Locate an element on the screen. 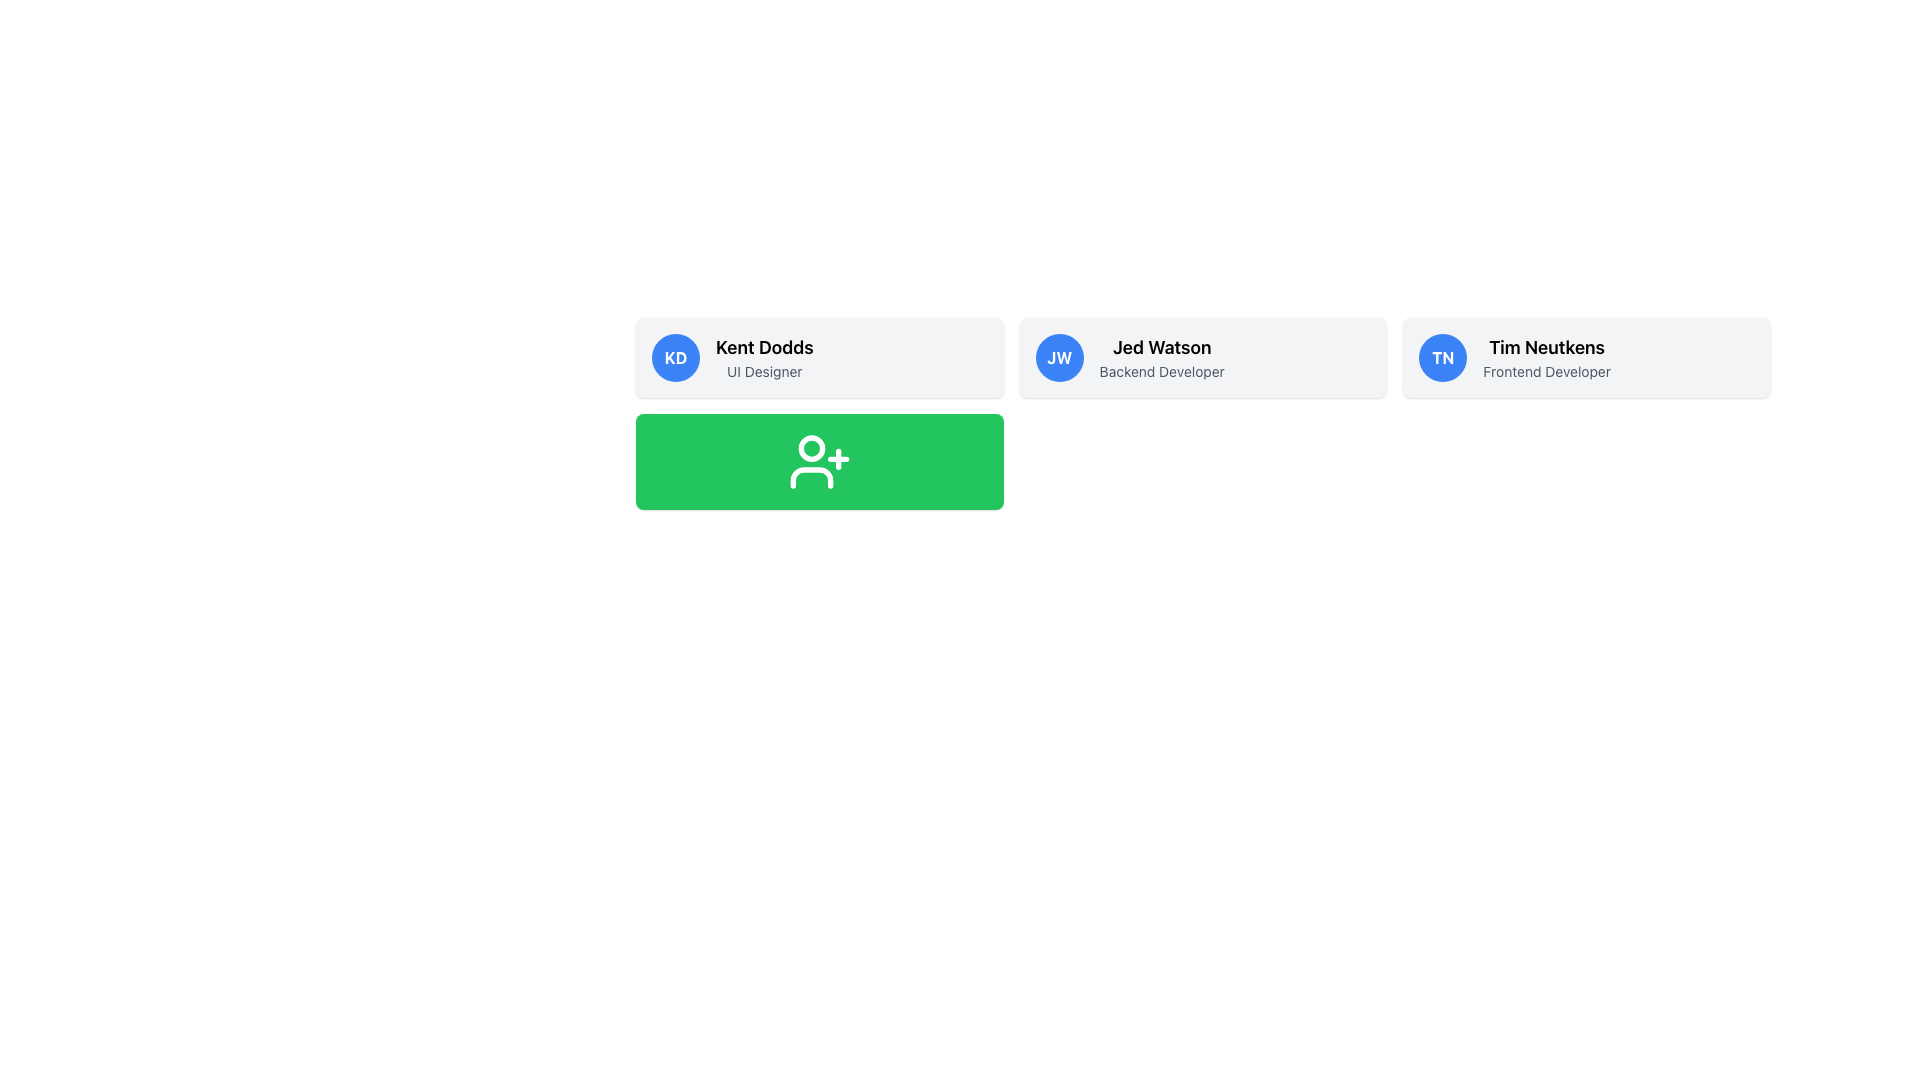 This screenshot has height=1080, width=1920. the text label displaying 'Jed Watson' and 'Backend Developer', which is located in the second profile card of a horizontally arranged list is located at coordinates (1162, 357).